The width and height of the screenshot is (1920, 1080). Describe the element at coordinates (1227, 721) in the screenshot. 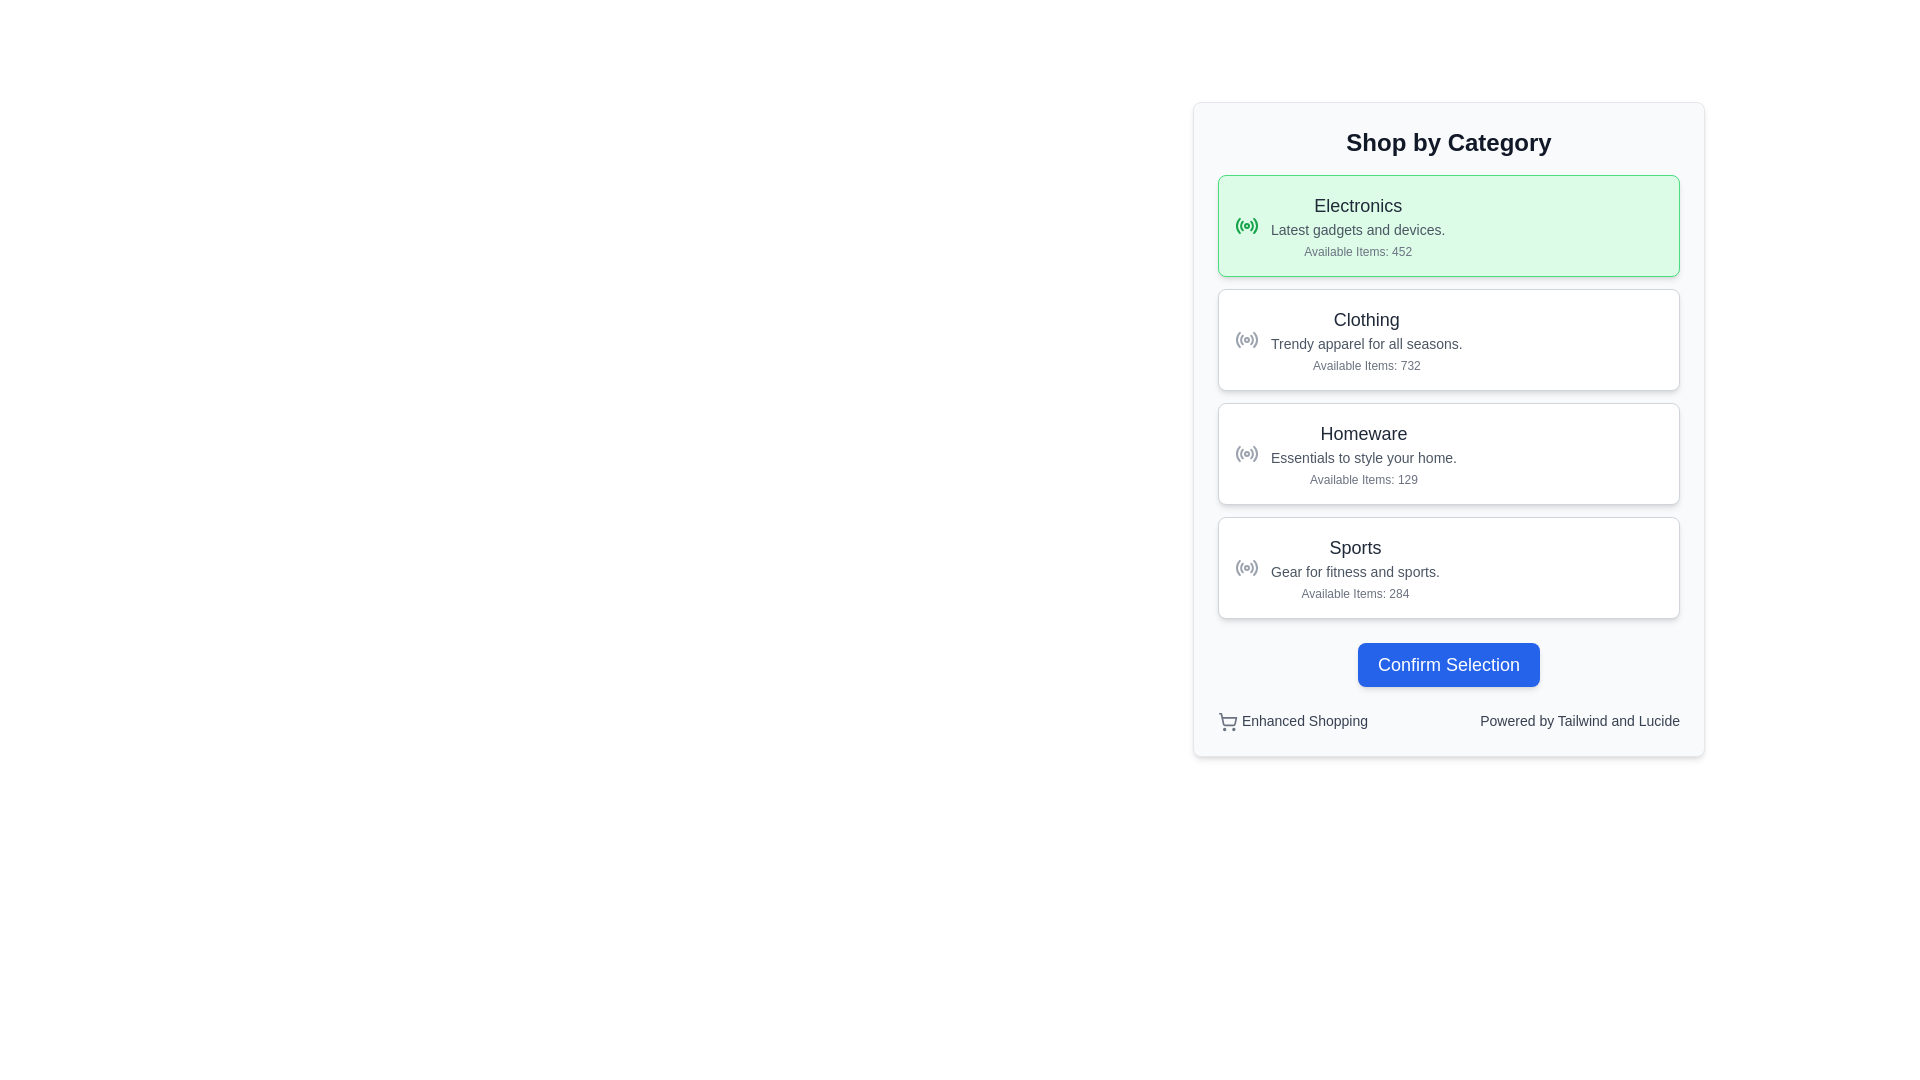

I see `the shopping cart icon located at the bottom left of the interface, adjacent to the text 'Enhanced Shopping'` at that location.